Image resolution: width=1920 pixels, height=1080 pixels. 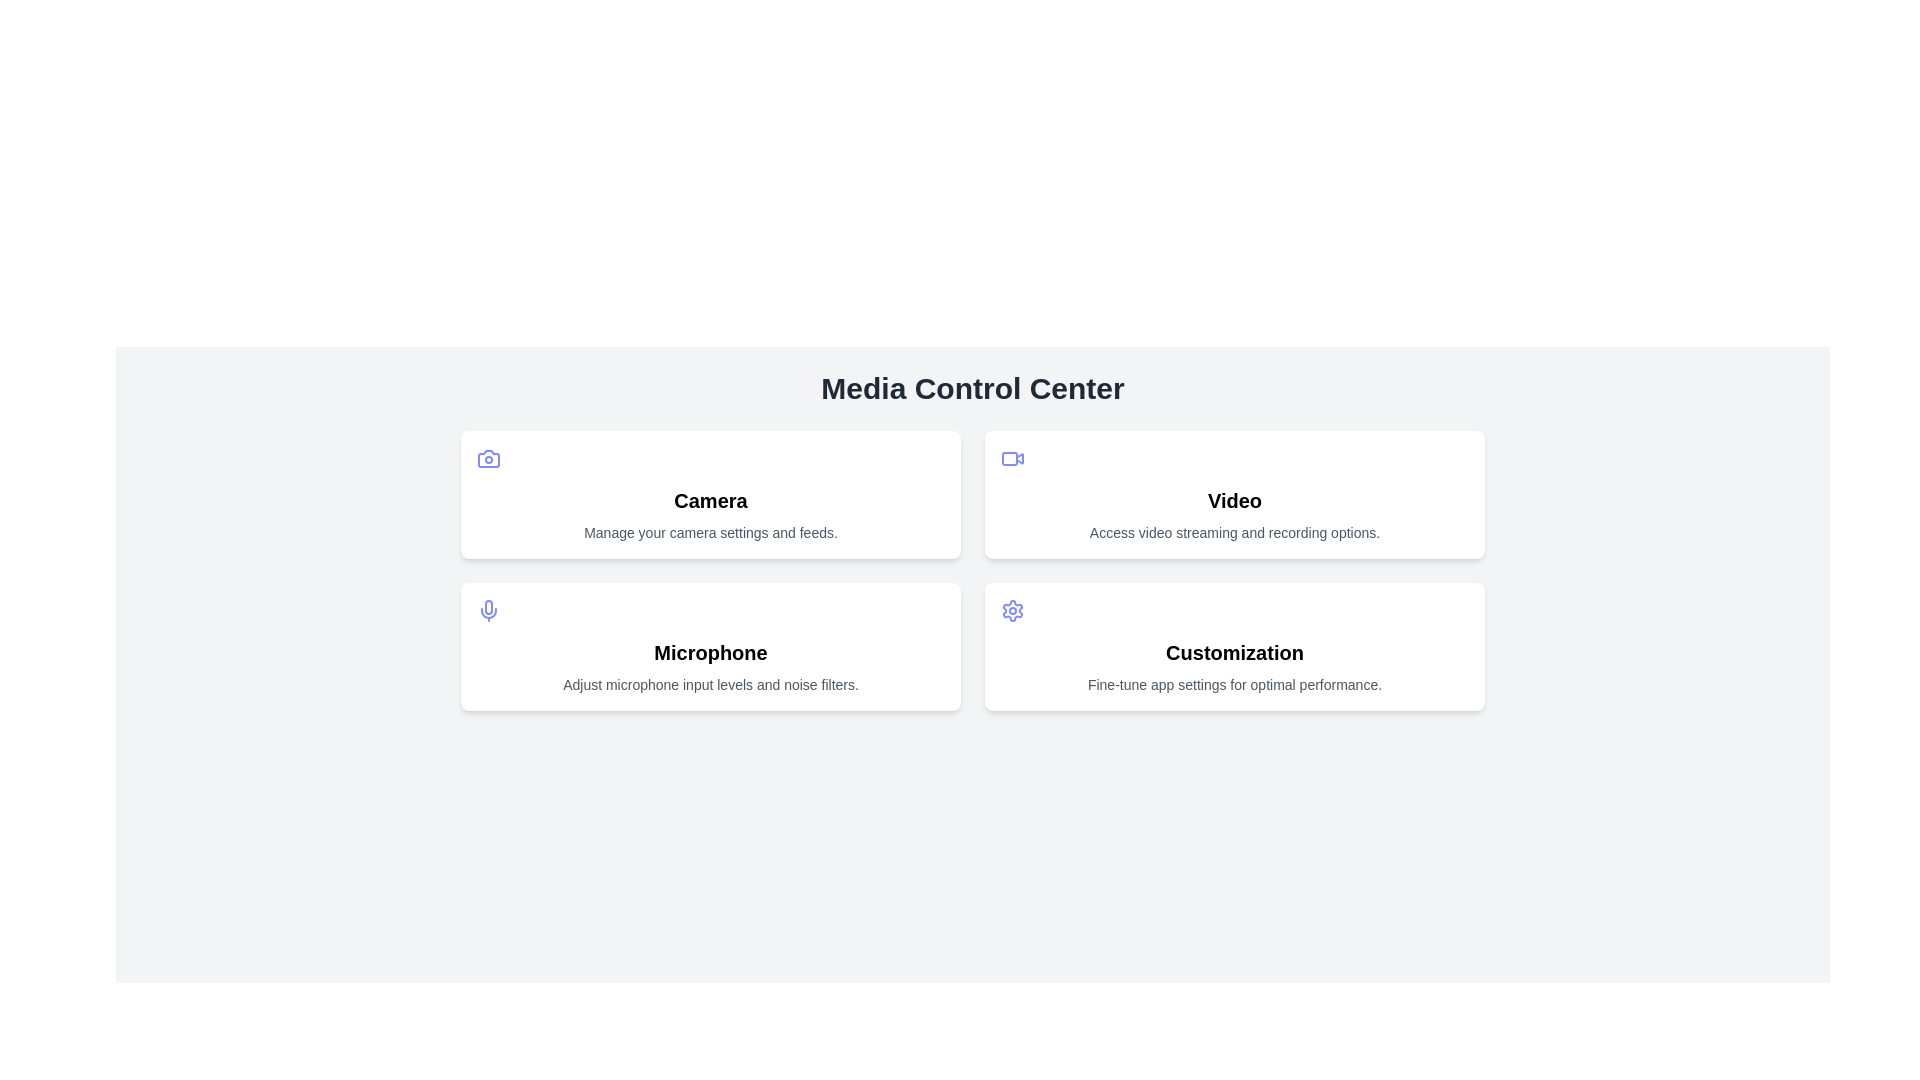 What do you see at coordinates (1233, 652) in the screenshot?
I see `text element displaying the heading or title labeled 'Customization', which is prominently positioned at the center of the fourth card in a 2x2 grid beneath the 'Media Control Center' heading` at bounding box center [1233, 652].